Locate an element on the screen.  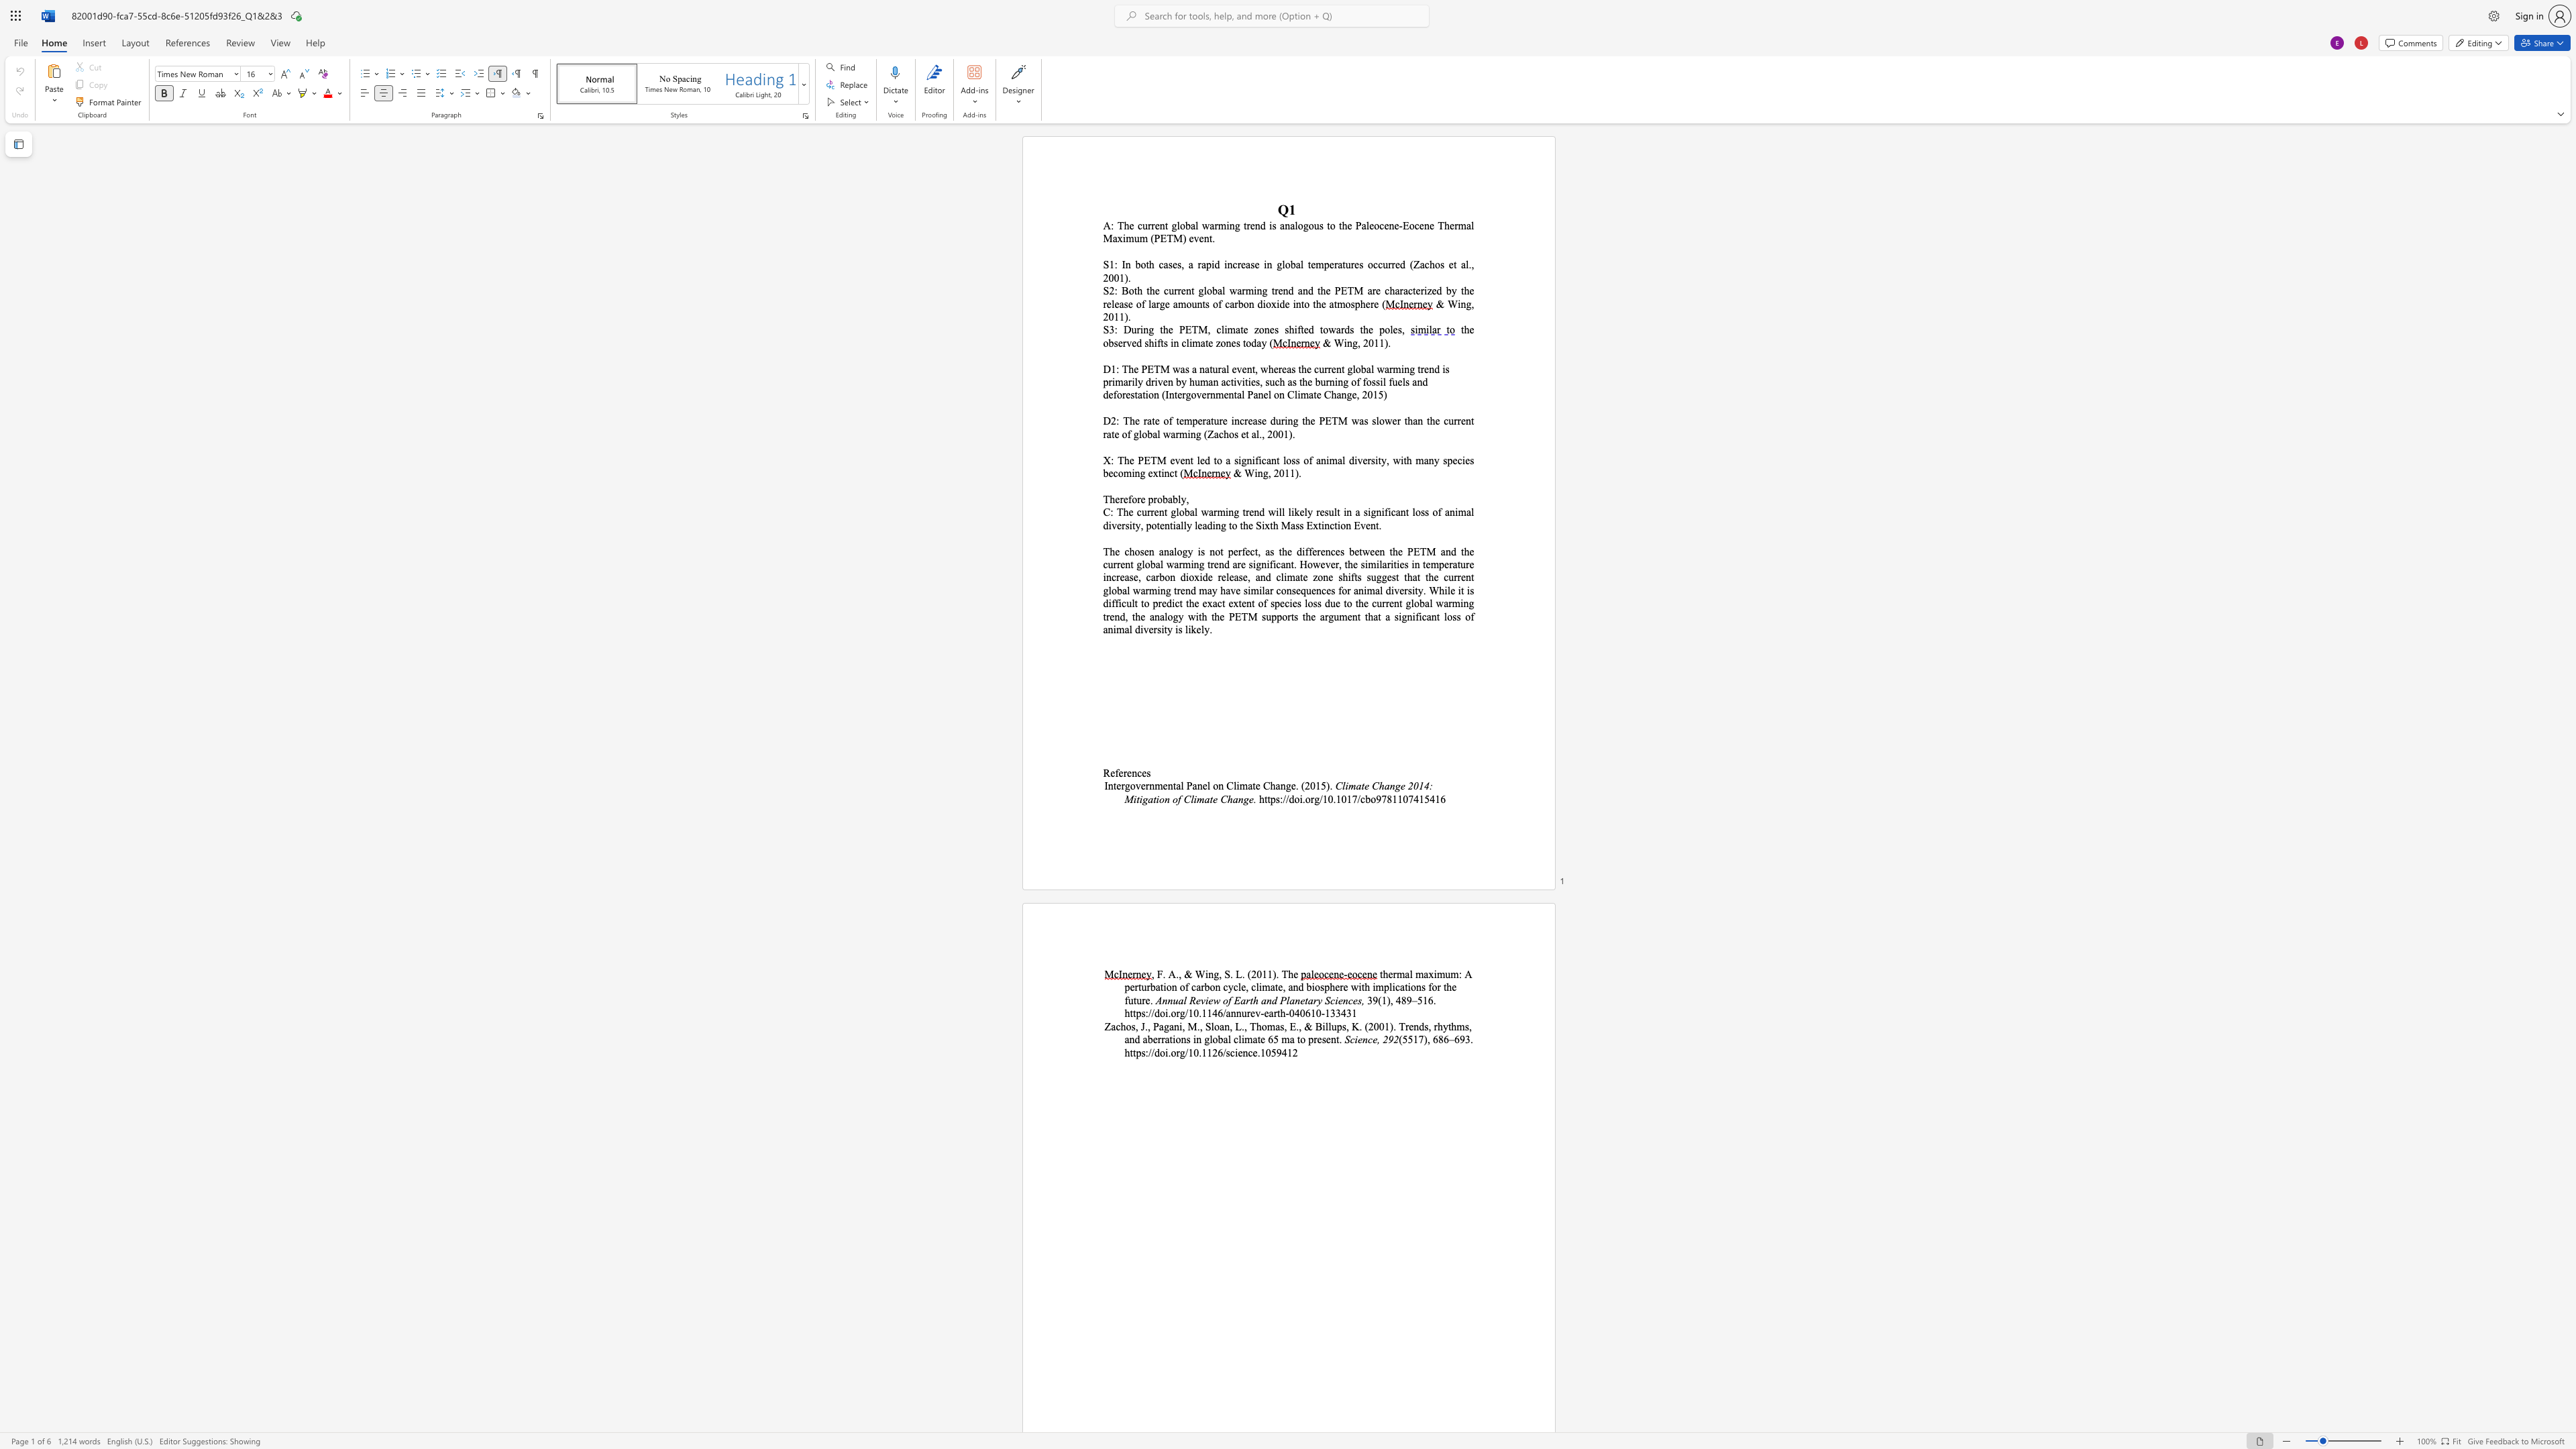
the subset text "t." within the text "and aberrations in global climate 65 ma to present." is located at coordinates (1335, 1039).